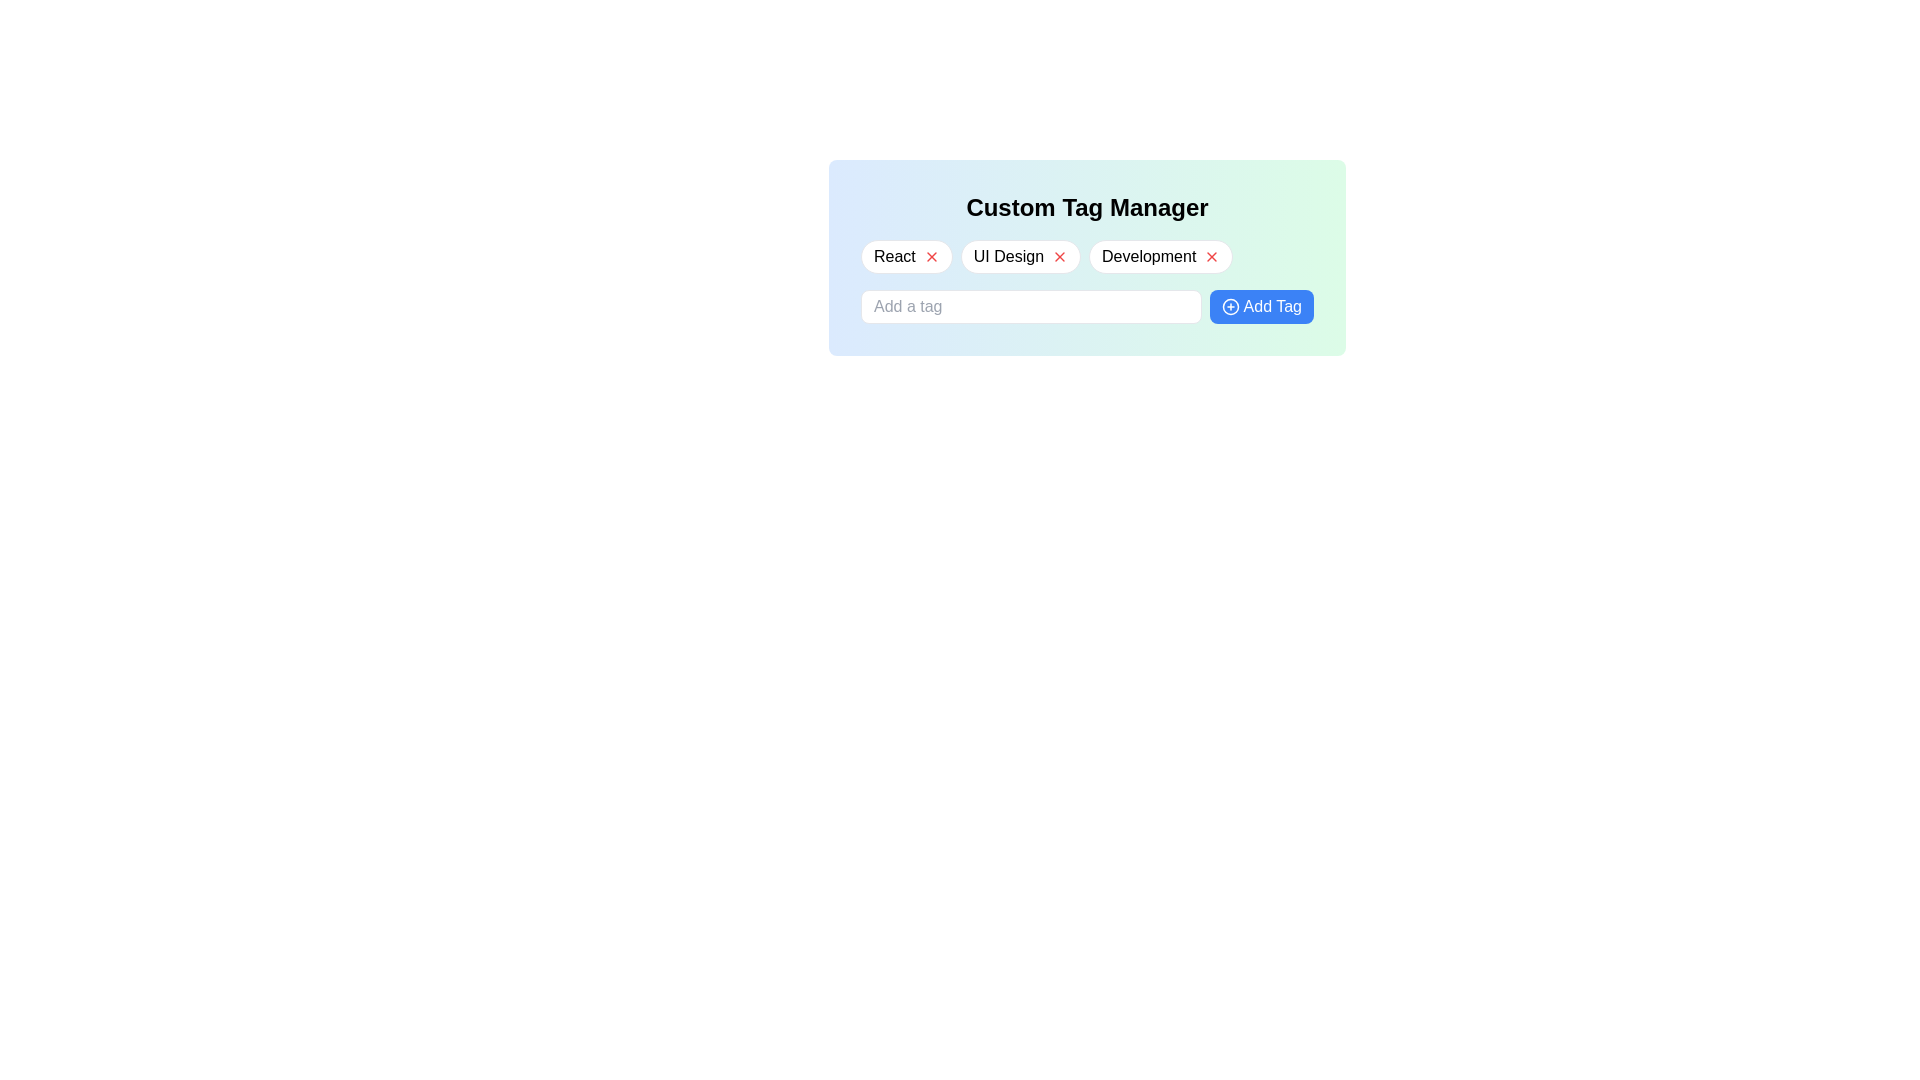  Describe the element at coordinates (1059, 256) in the screenshot. I see `the red 'X' close icon within the 'UI Design' tag` at that location.